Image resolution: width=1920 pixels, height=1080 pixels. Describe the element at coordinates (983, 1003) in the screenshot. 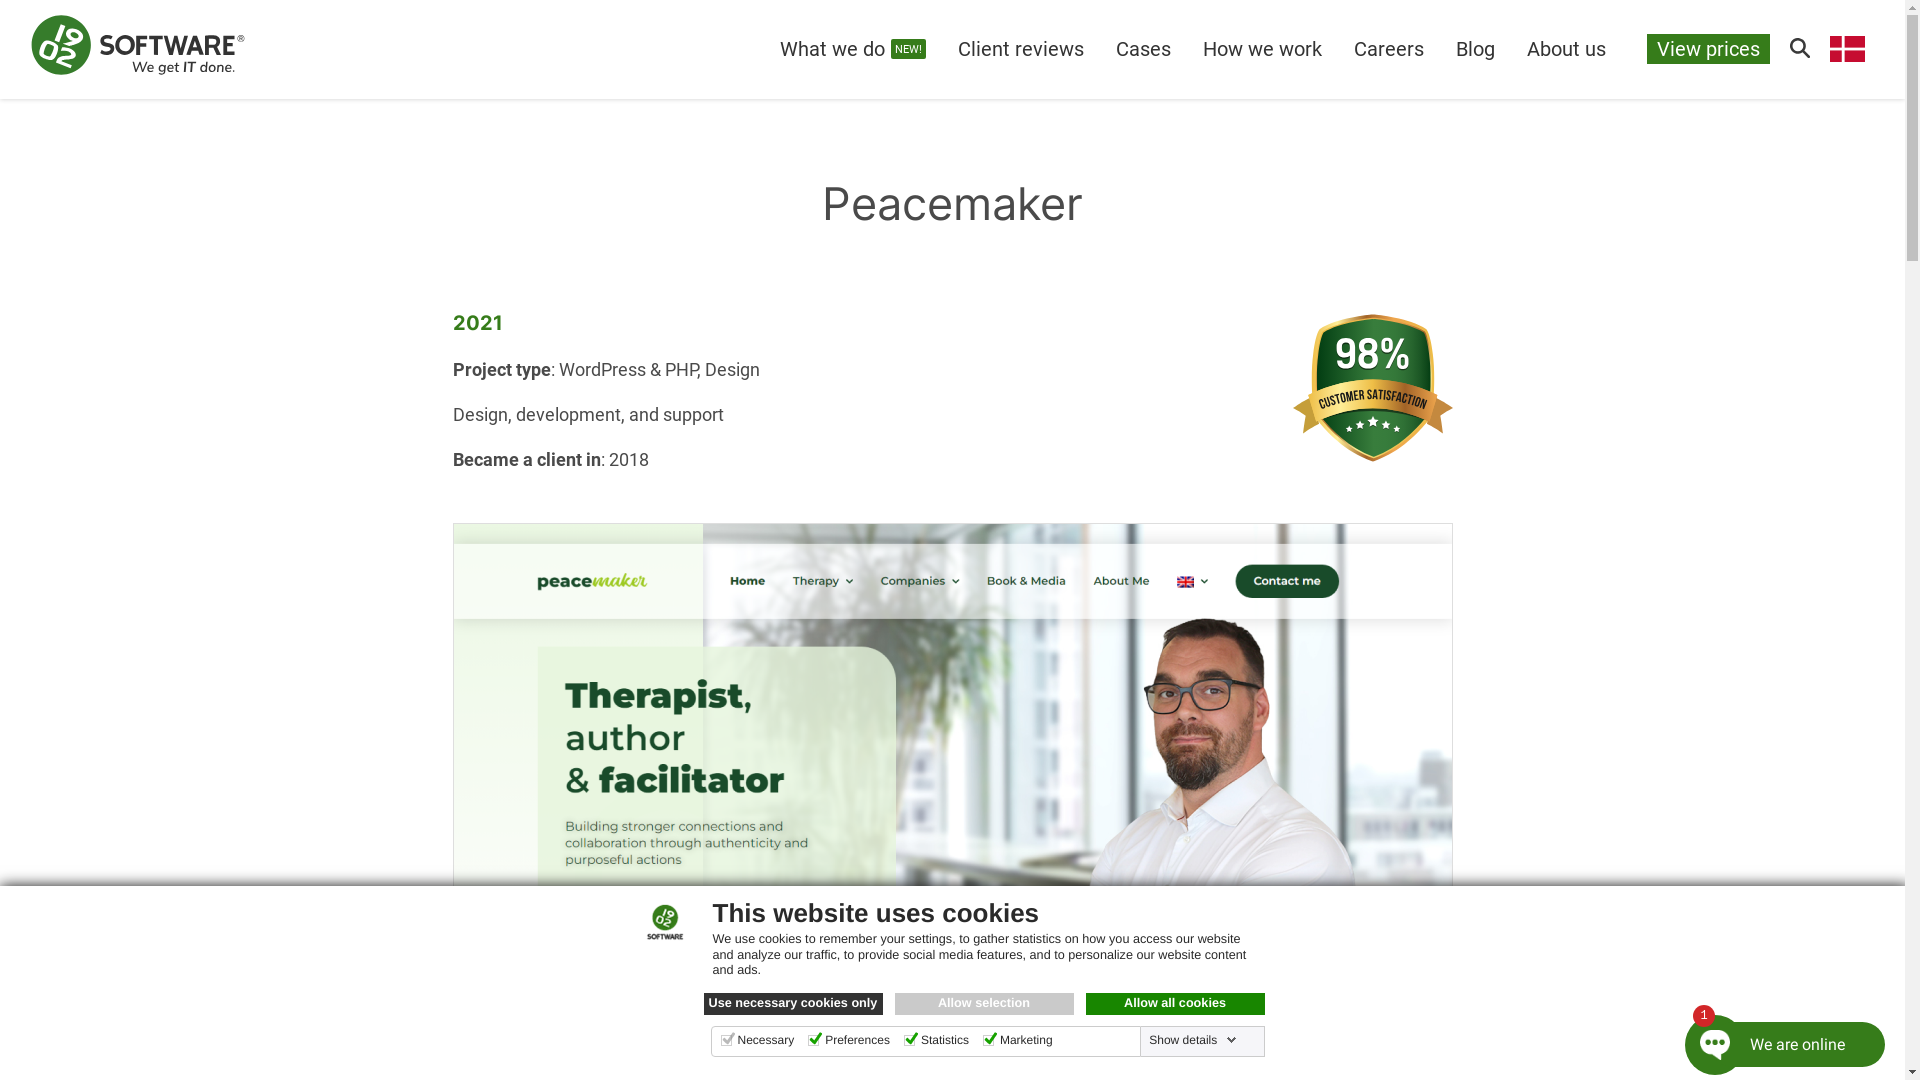

I see `'Allow selection'` at that location.